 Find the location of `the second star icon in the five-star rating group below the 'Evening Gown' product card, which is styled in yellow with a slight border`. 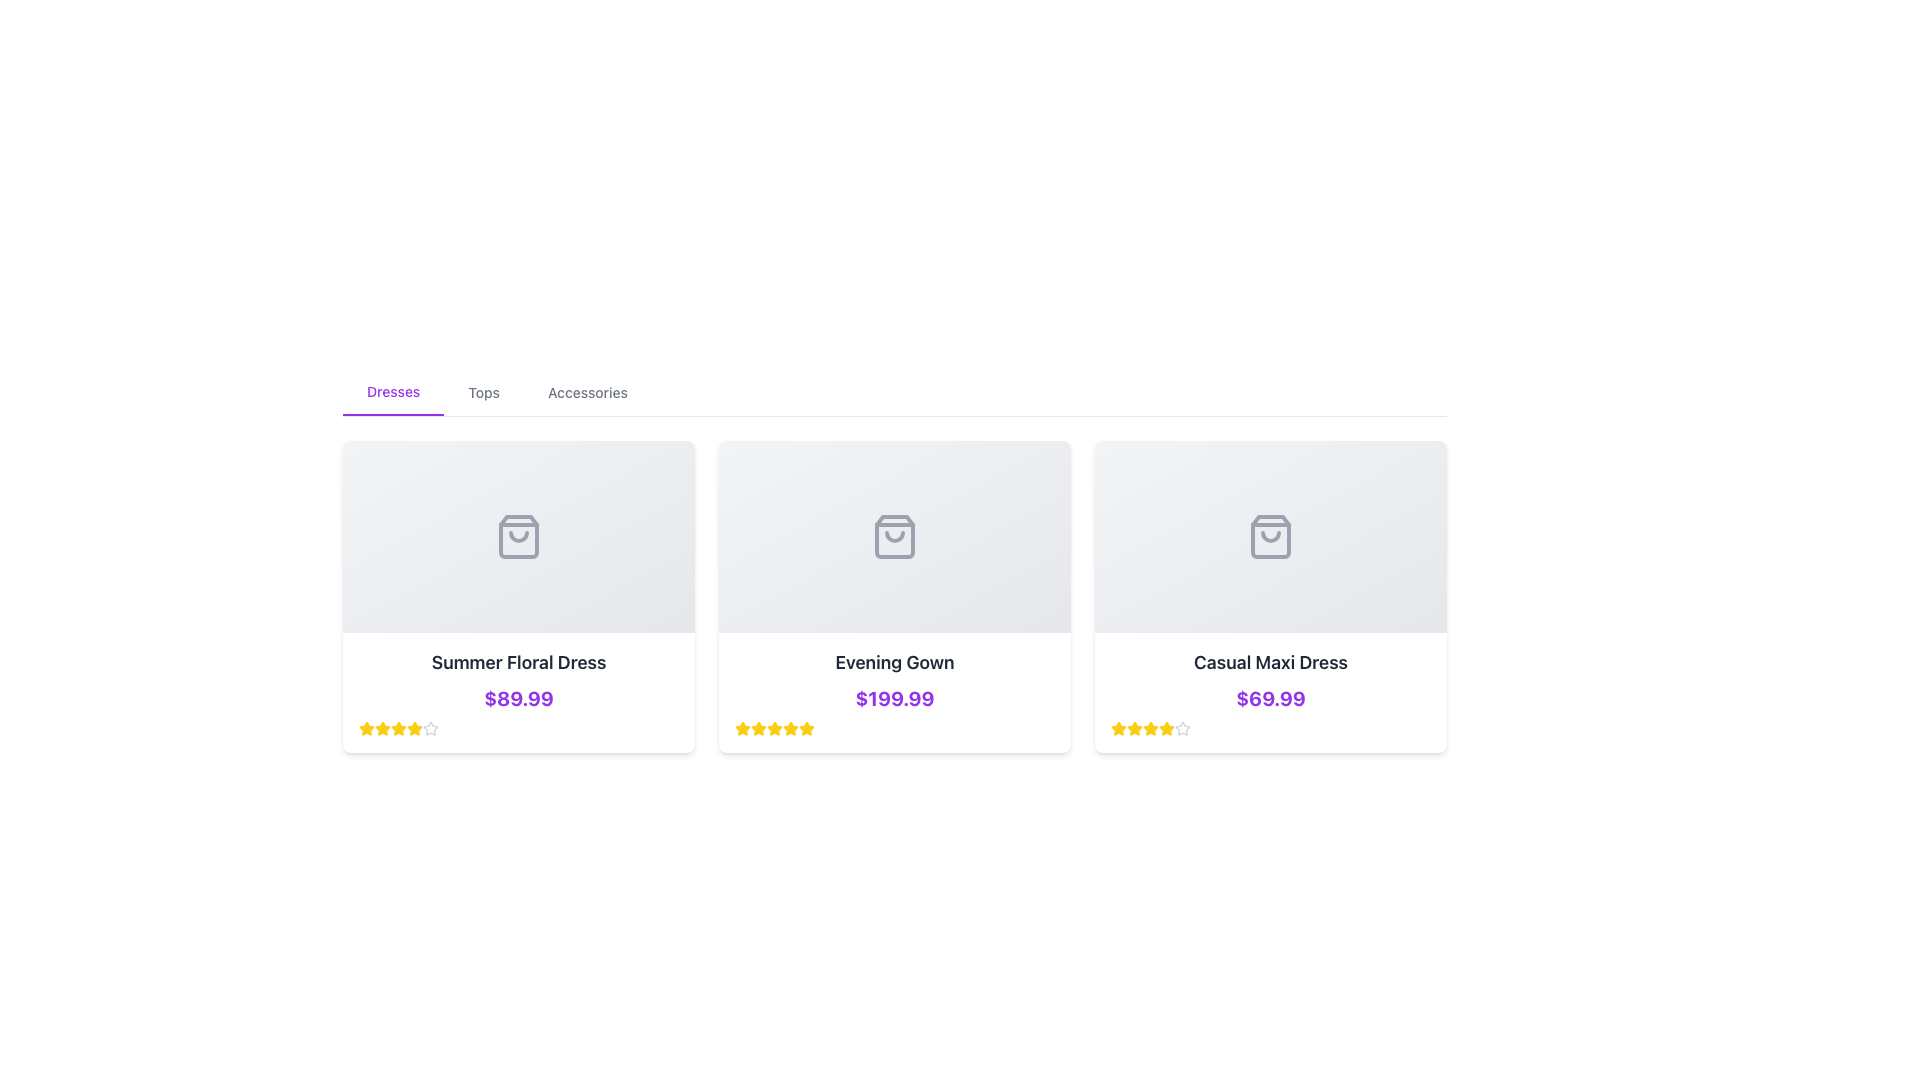

the second star icon in the five-star rating group below the 'Evening Gown' product card, which is styled in yellow with a slight border is located at coordinates (773, 728).